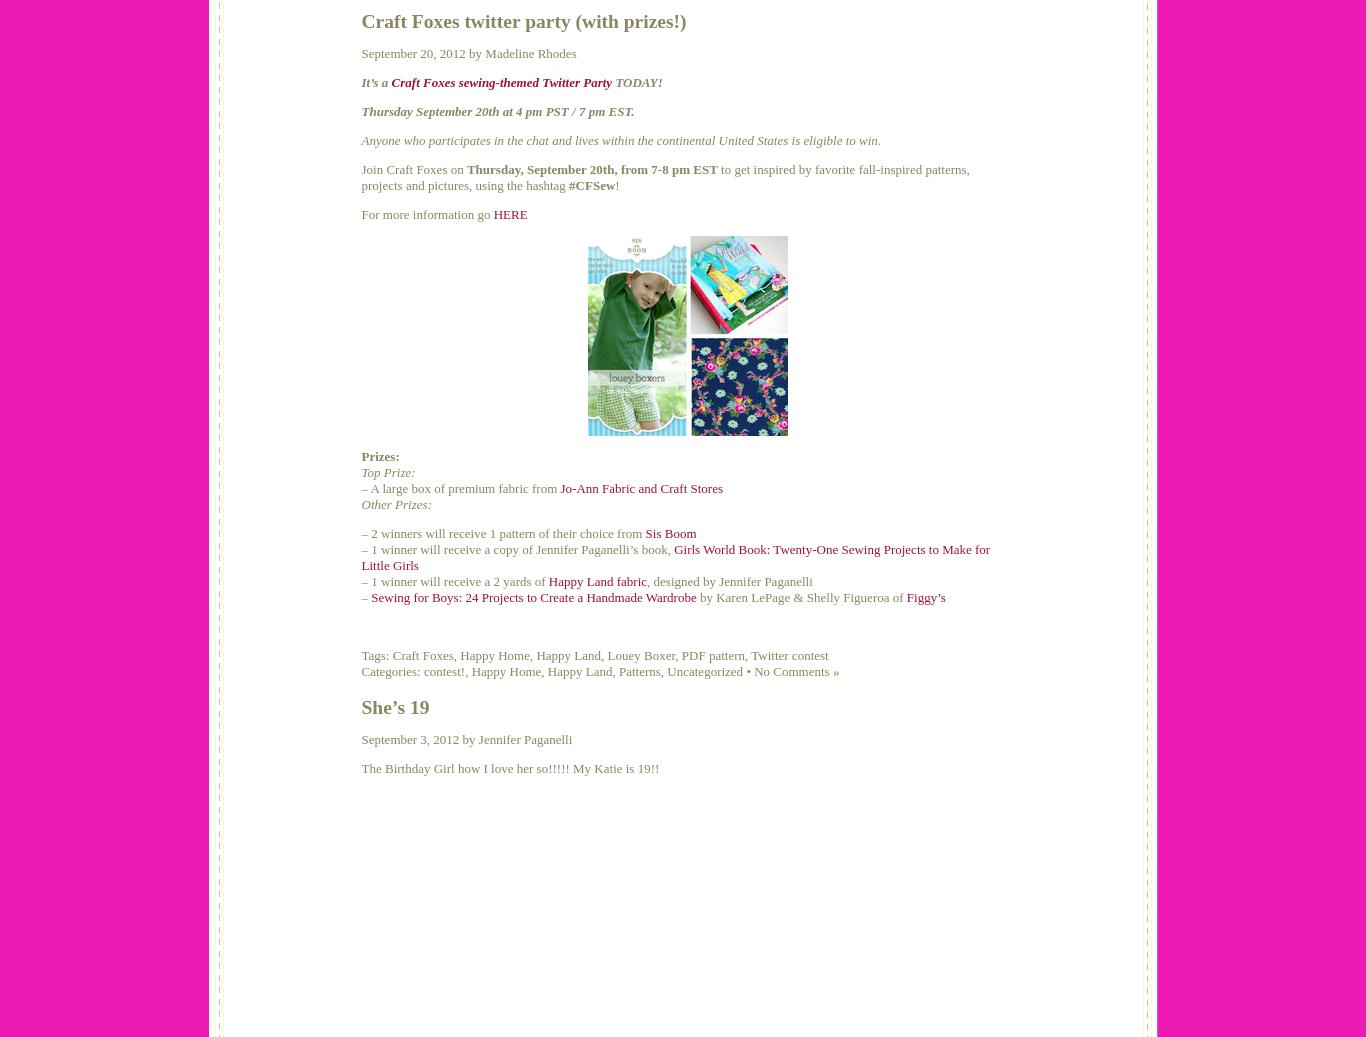 This screenshot has height=1037, width=1366. Describe the element at coordinates (510, 213) in the screenshot. I see `'HERE'` at that location.